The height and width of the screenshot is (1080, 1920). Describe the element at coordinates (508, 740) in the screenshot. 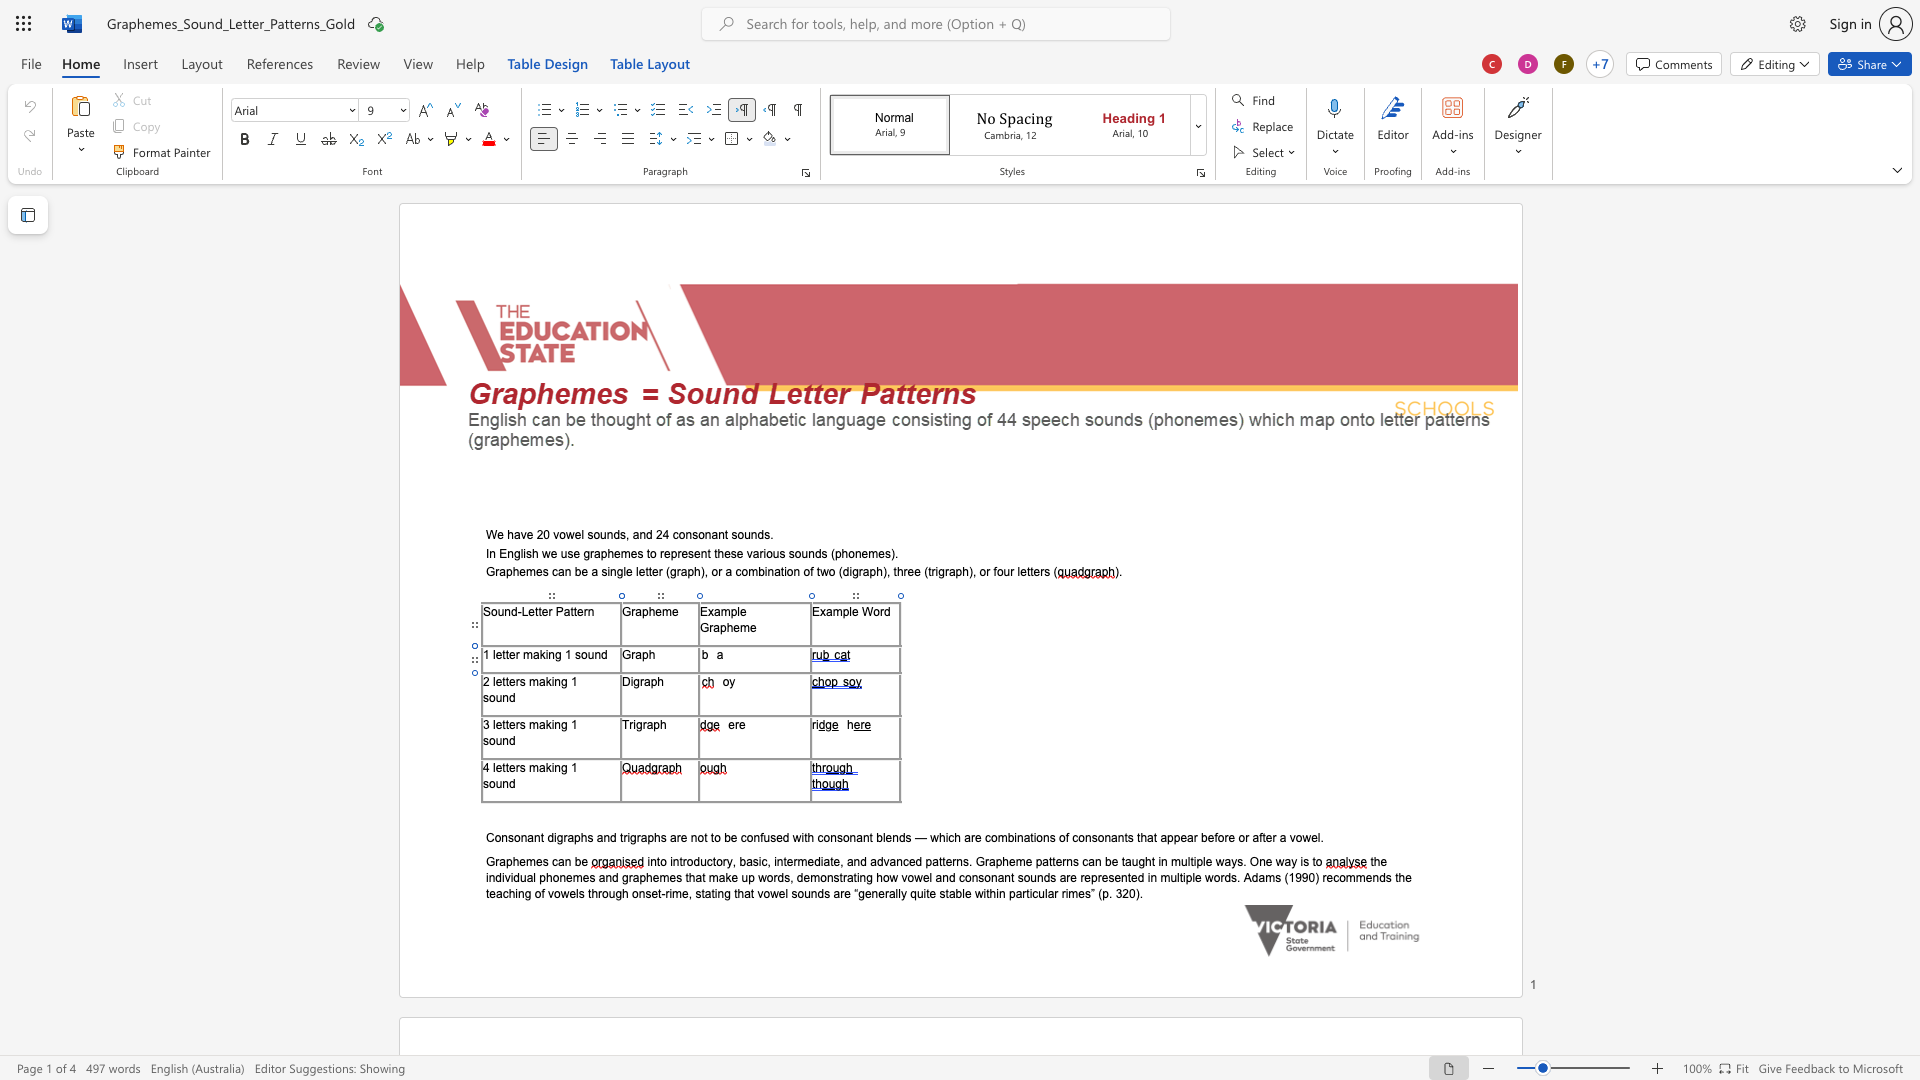

I see `the space between the continuous character "n" and "d" in the text` at that location.